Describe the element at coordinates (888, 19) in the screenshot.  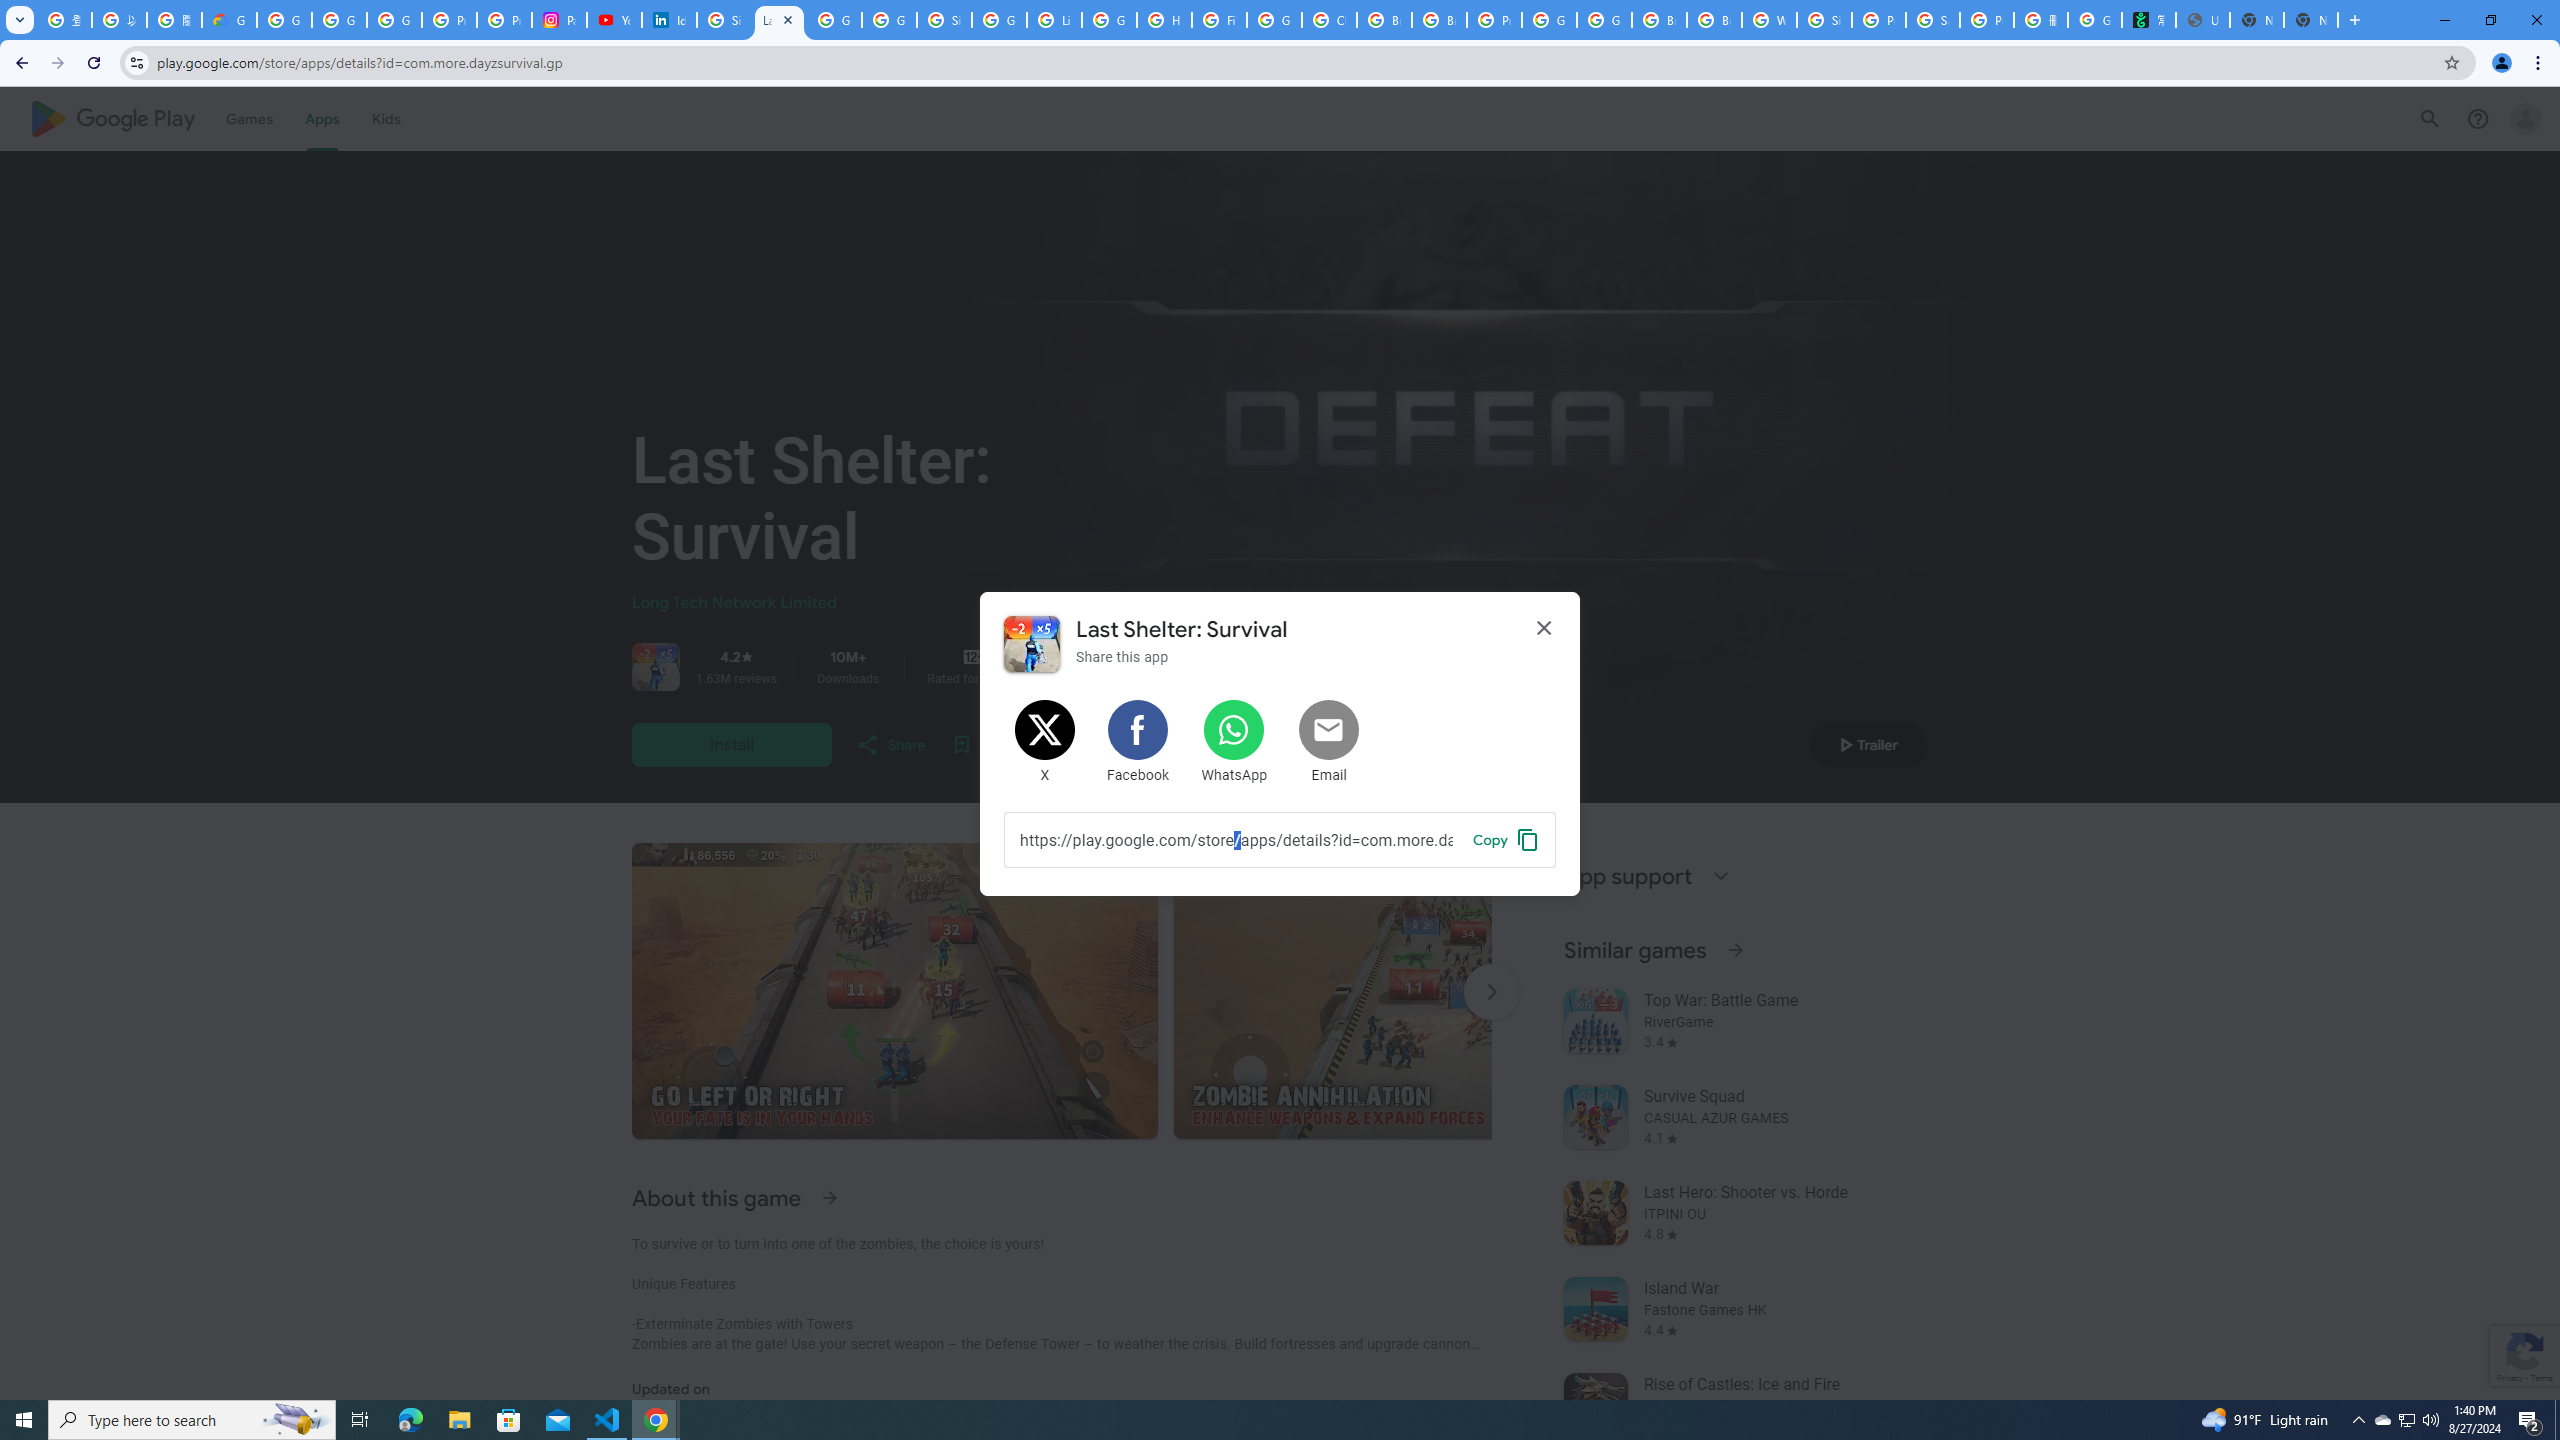
I see `'Google Workspace - Specific Terms'` at that location.